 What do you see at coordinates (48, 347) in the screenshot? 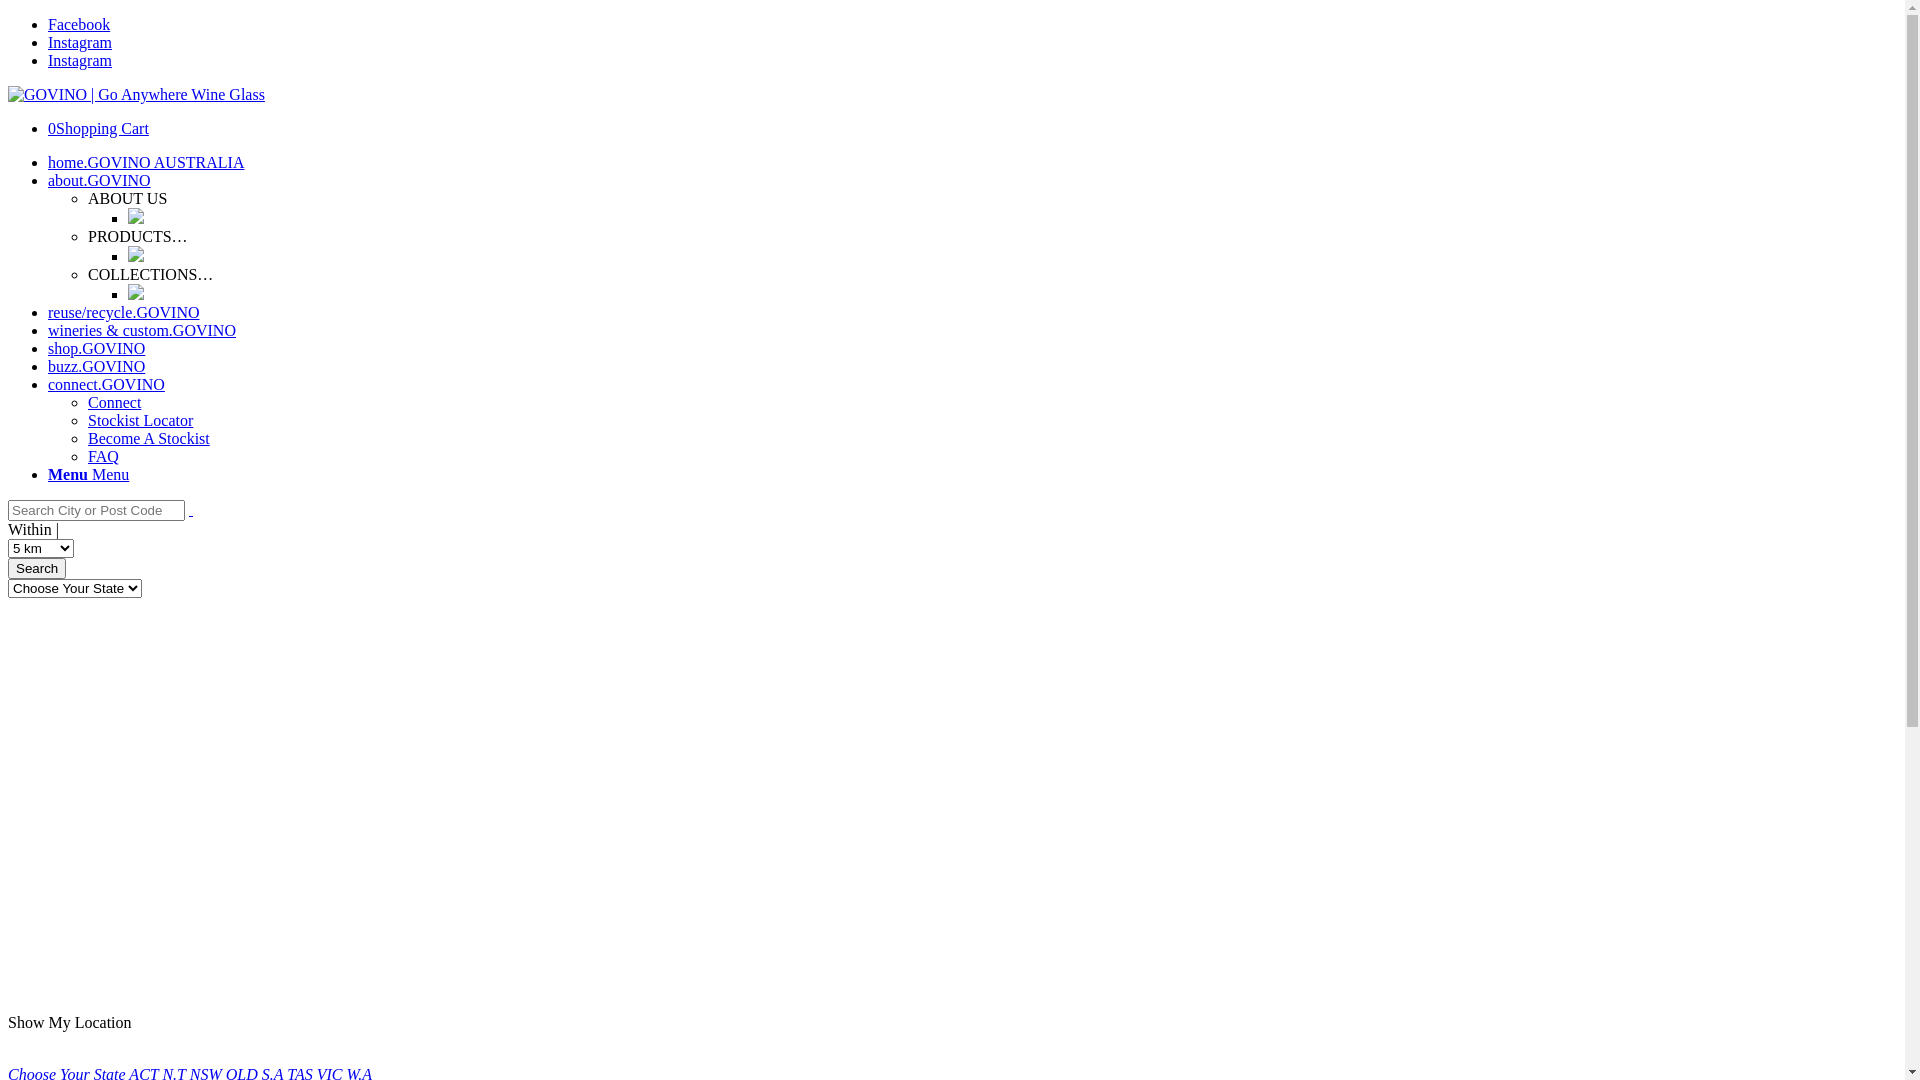
I see `'shop.GOVINO'` at bounding box center [48, 347].